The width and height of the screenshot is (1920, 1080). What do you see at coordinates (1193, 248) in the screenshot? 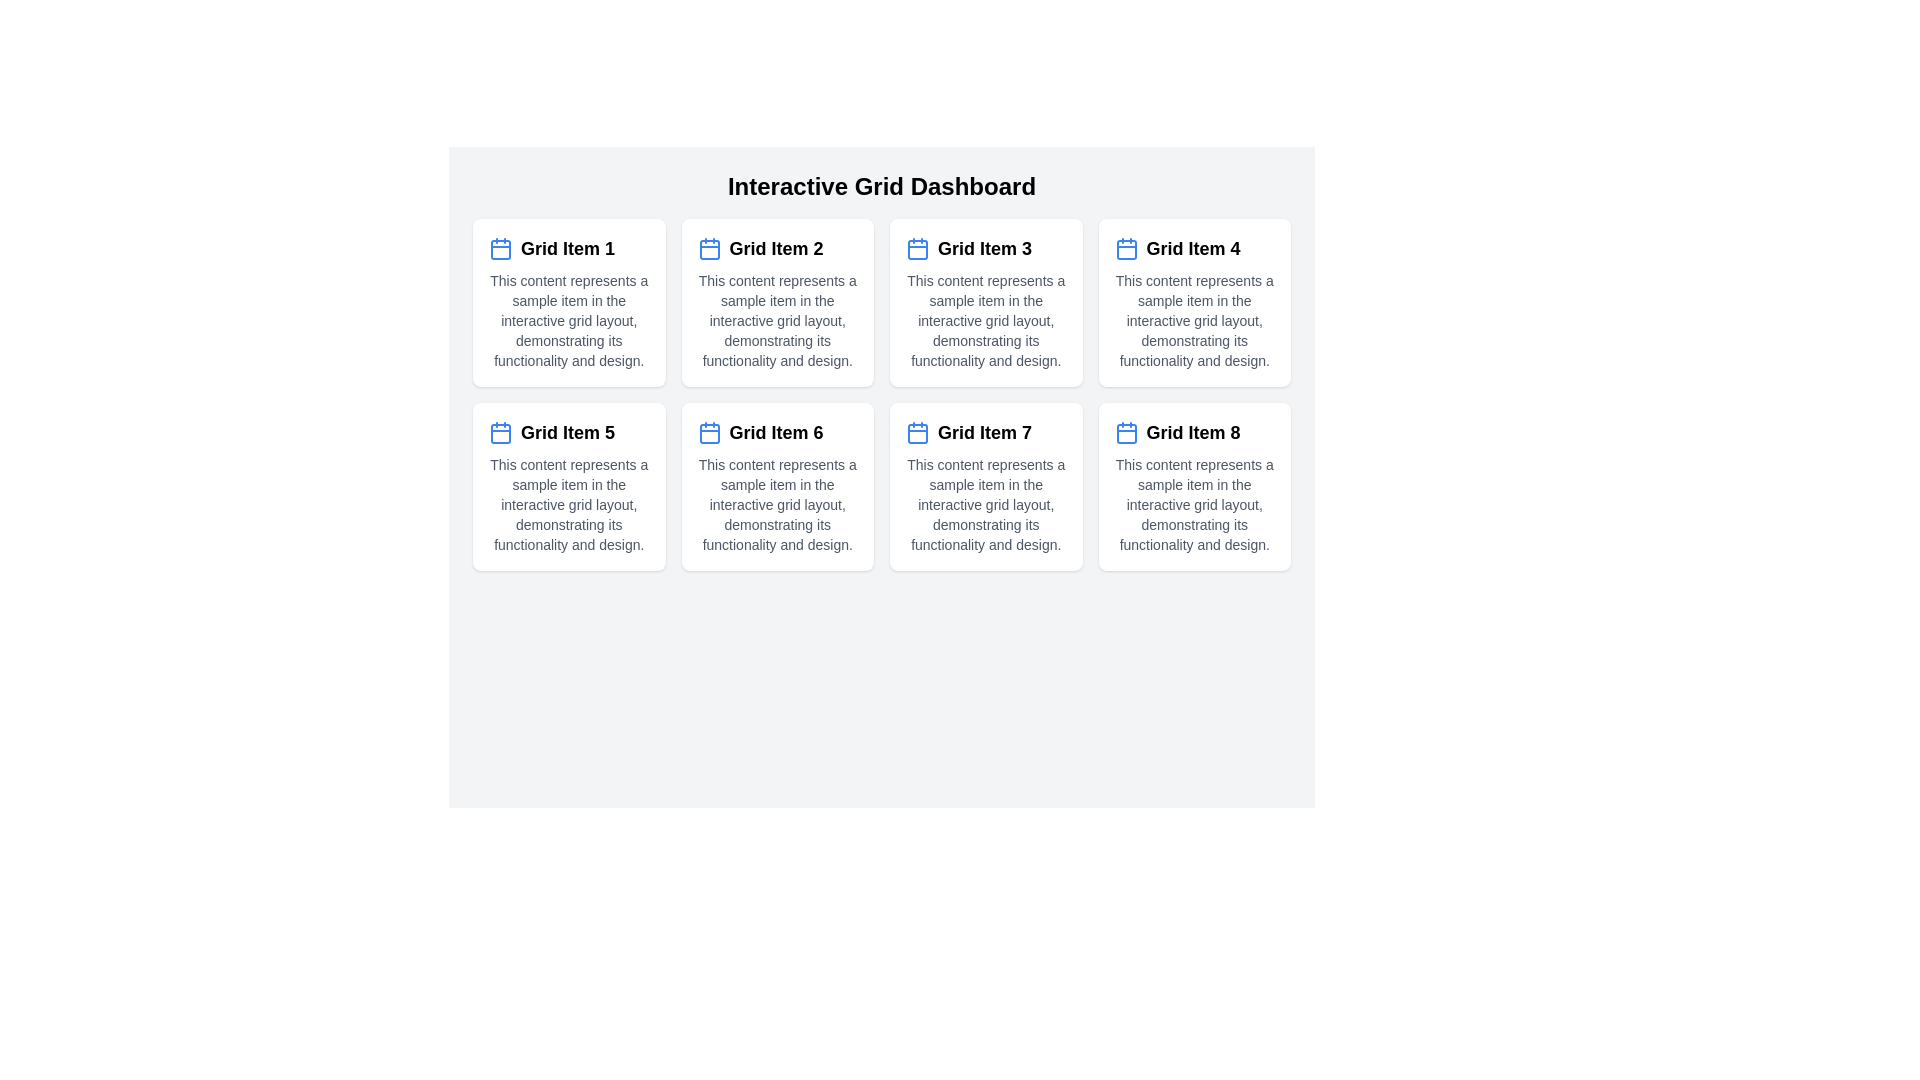
I see `the text label located in the fourth card of the grid layout, which serves as a title or identifier for the corresponding grid item` at bounding box center [1193, 248].